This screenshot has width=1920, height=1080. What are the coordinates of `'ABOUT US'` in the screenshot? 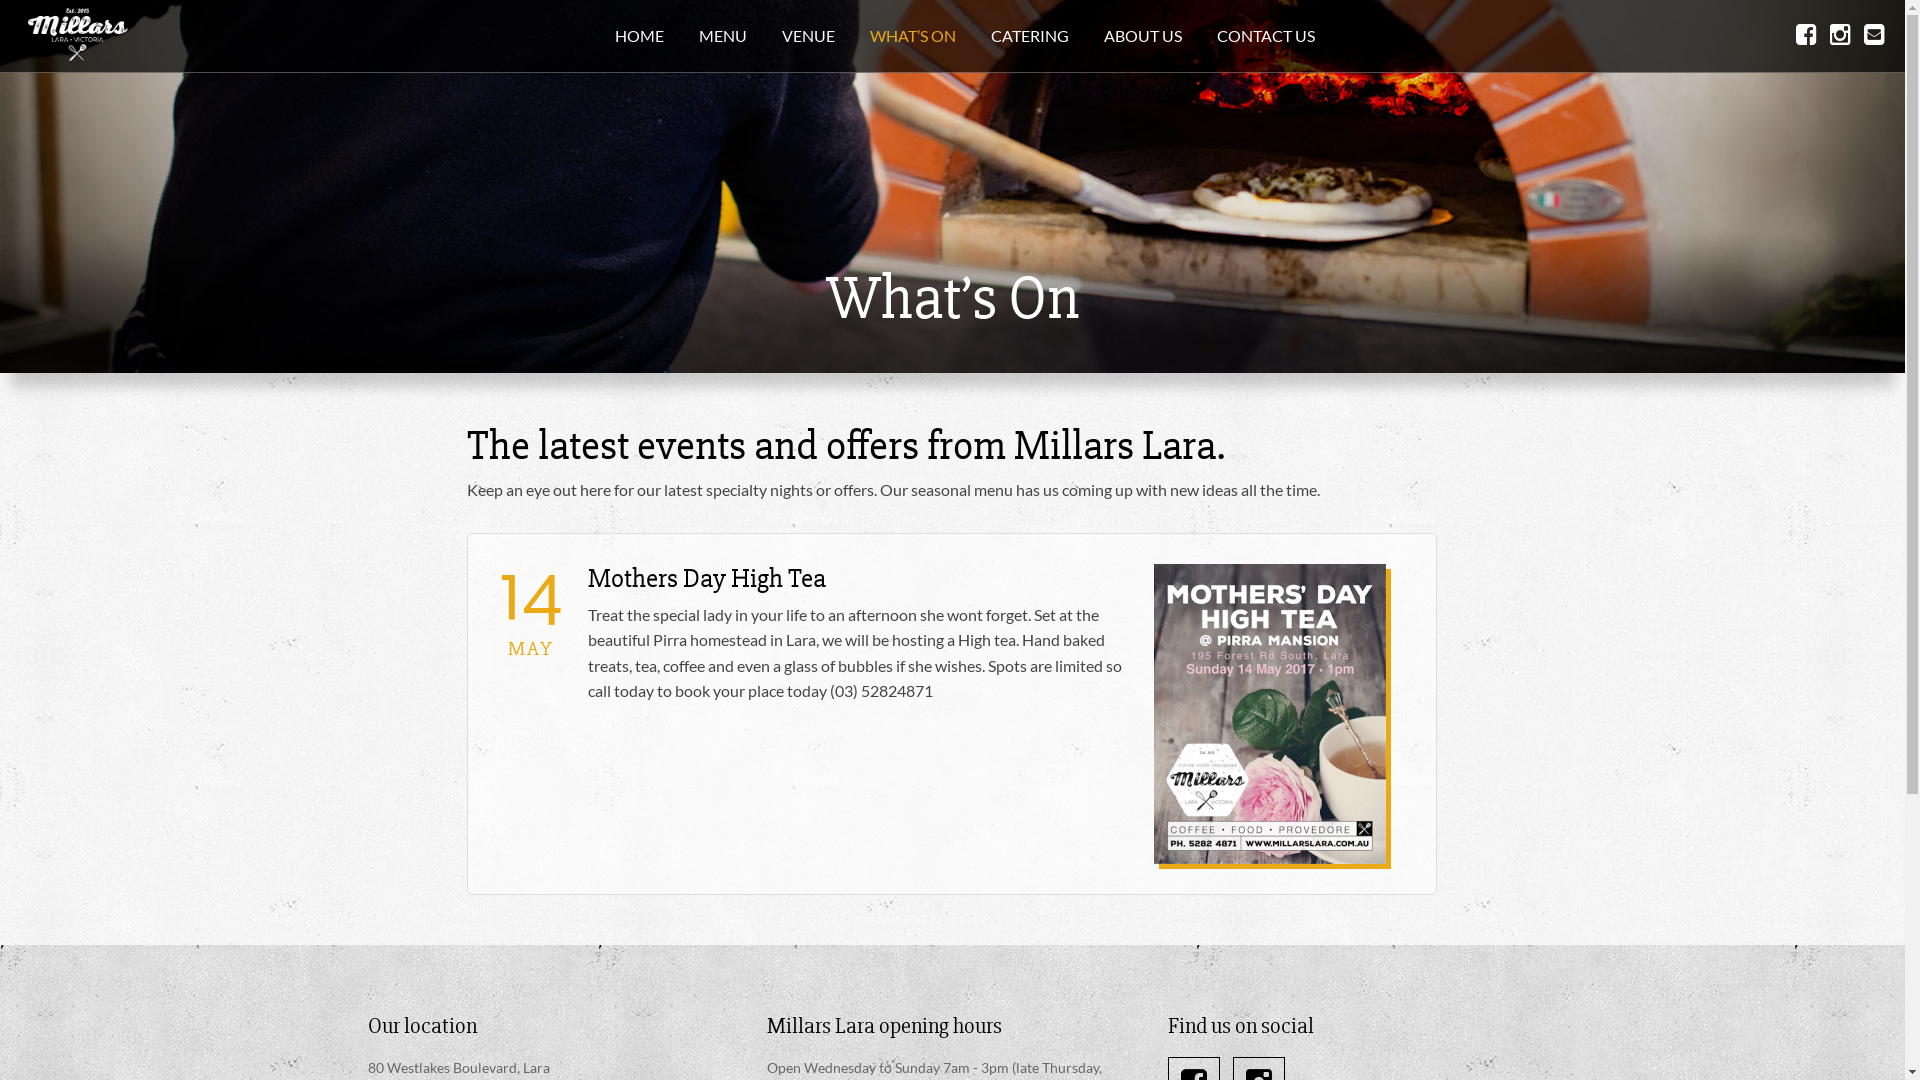 It's located at (1142, 35).